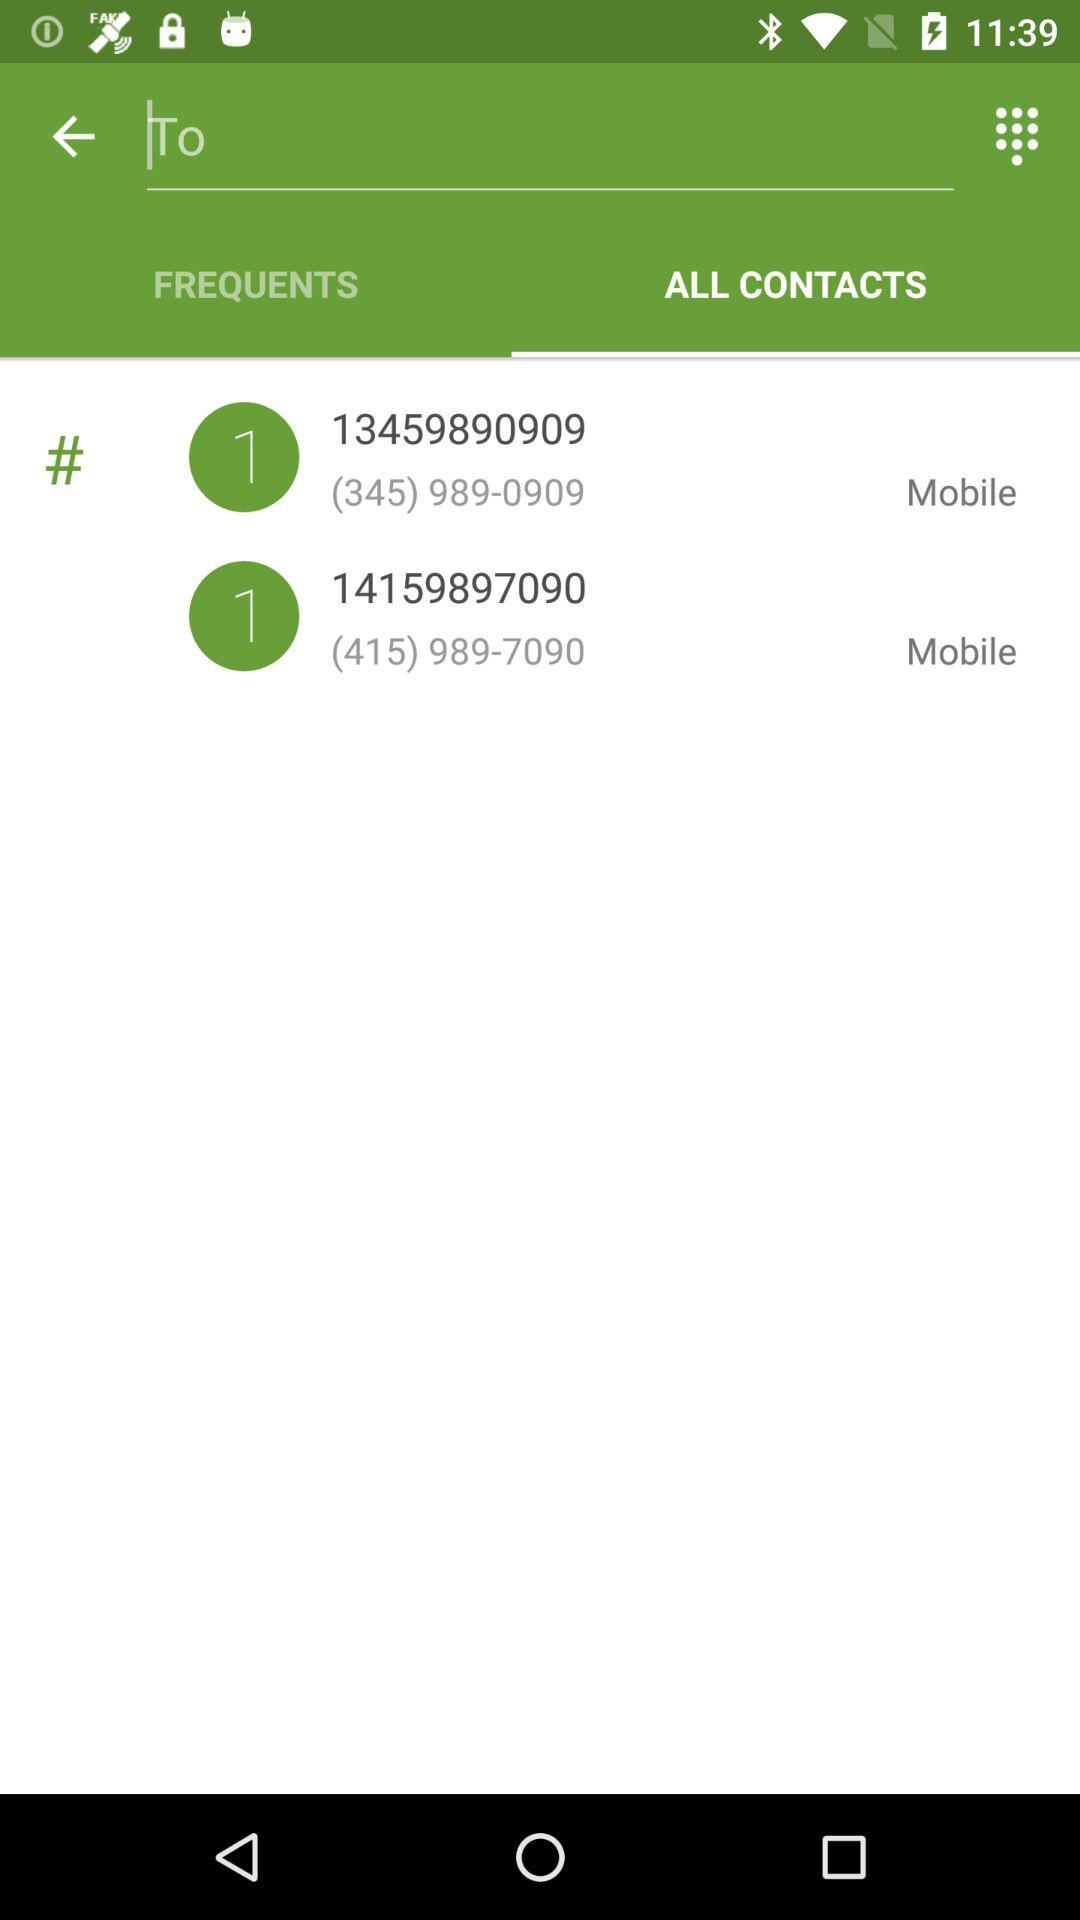 This screenshot has height=1920, width=1080. I want to click on the # icon, so click(115, 456).